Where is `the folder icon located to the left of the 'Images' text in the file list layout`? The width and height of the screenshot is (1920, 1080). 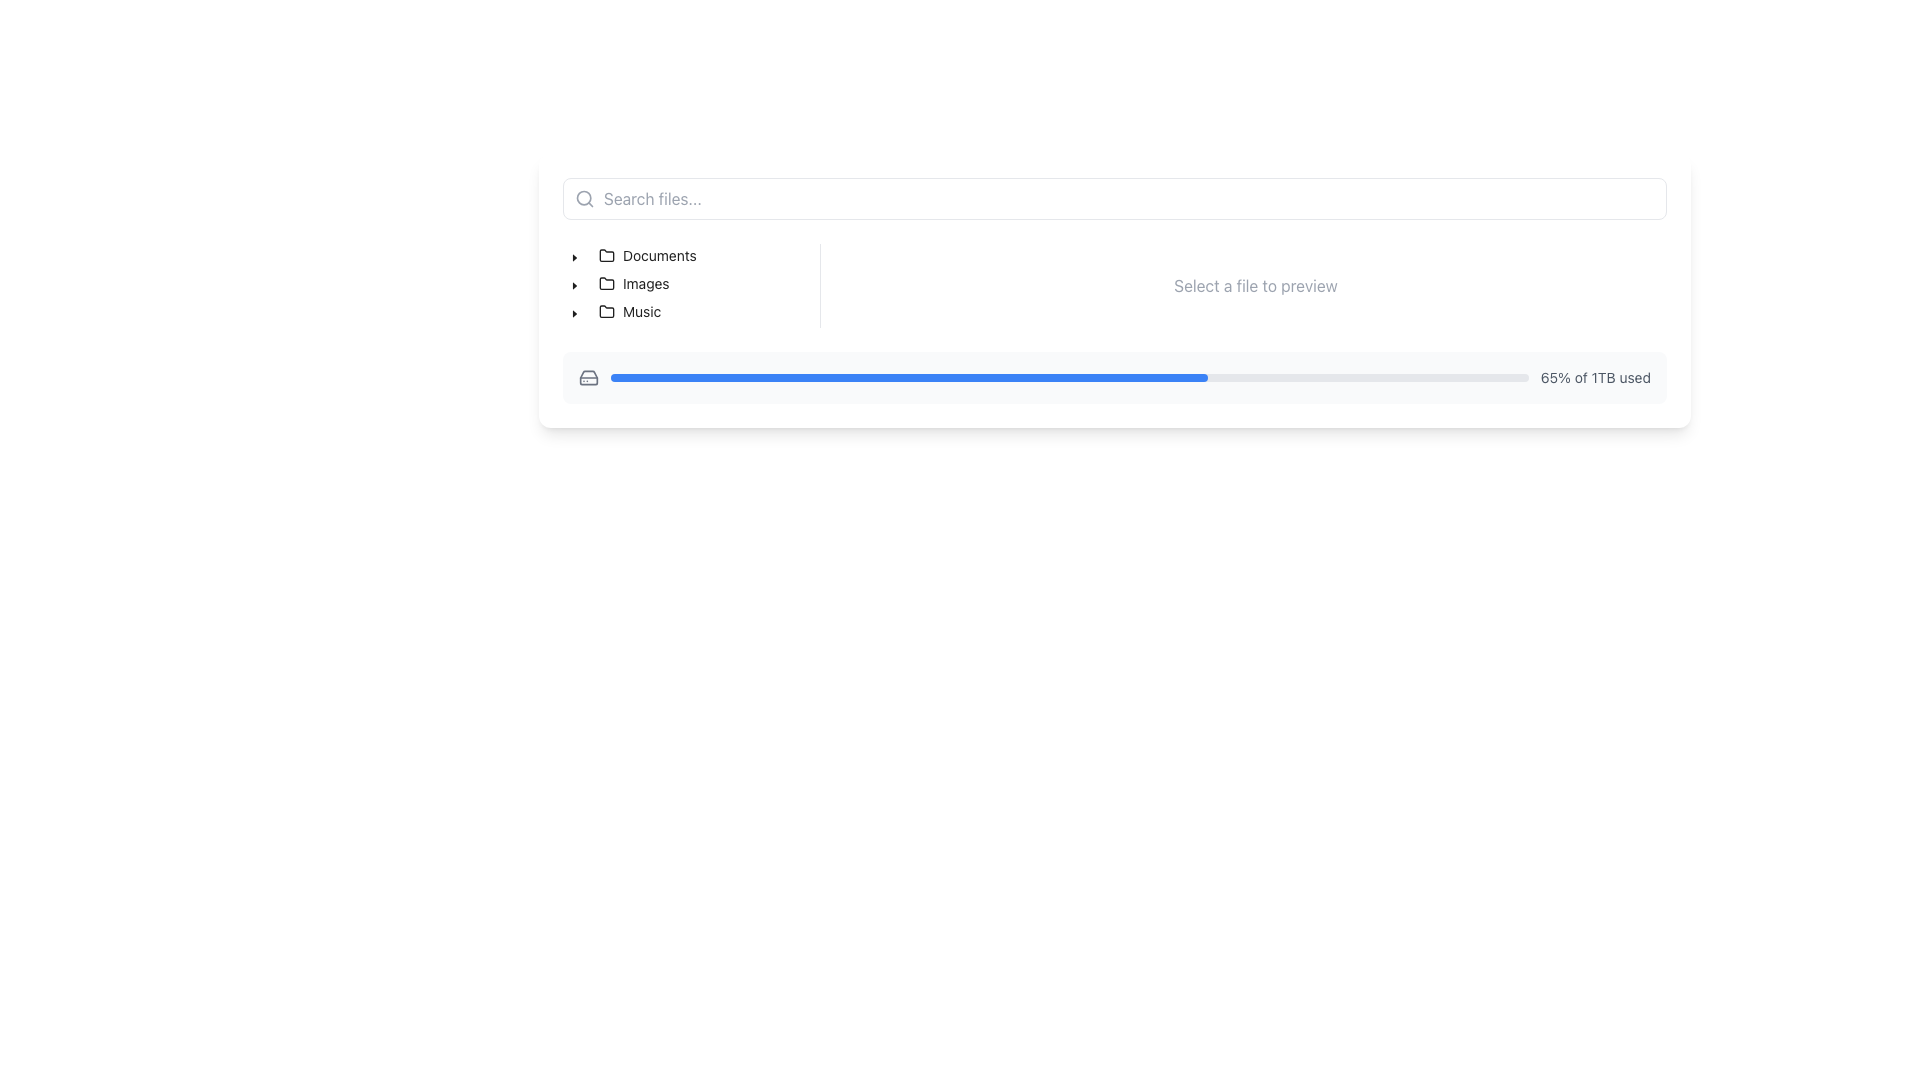
the folder icon located to the left of the 'Images' text in the file list layout is located at coordinates (605, 282).